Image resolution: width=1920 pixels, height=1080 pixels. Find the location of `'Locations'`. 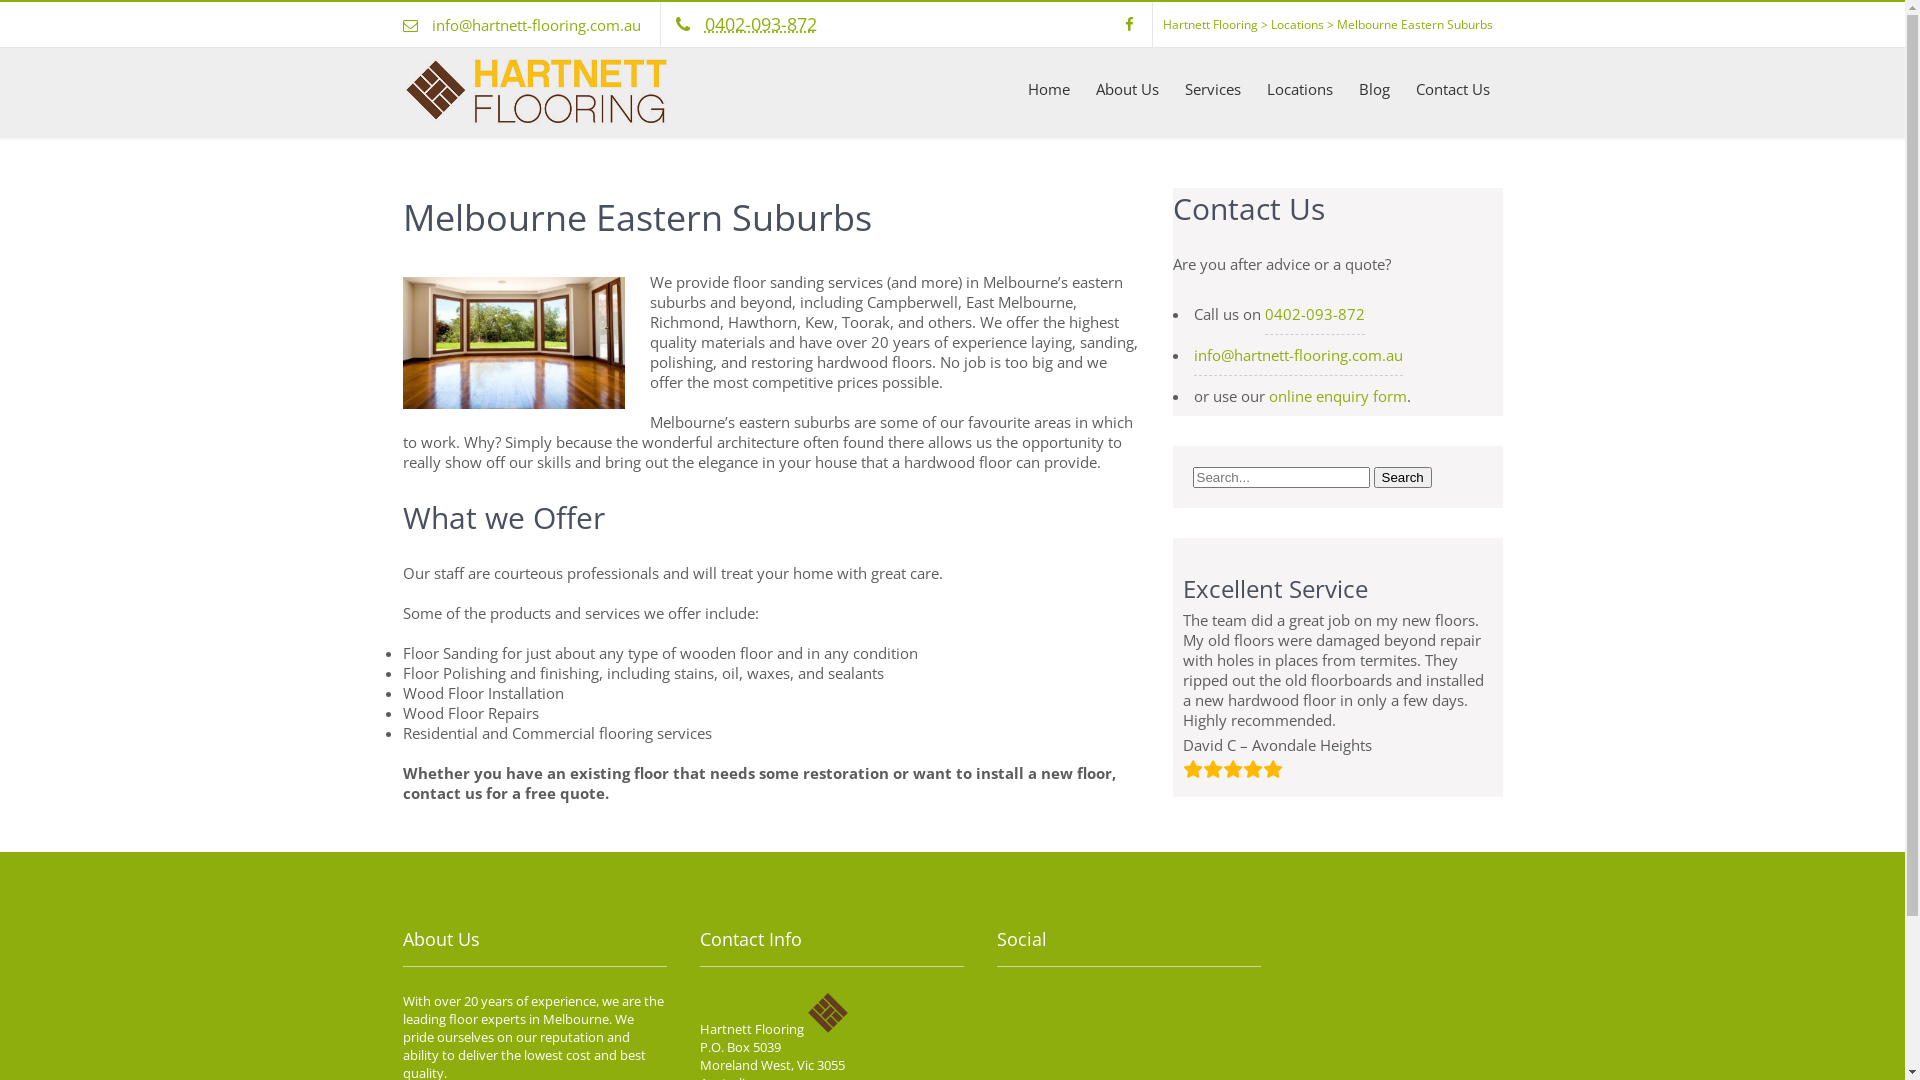

'Locations' is located at coordinates (1300, 87).